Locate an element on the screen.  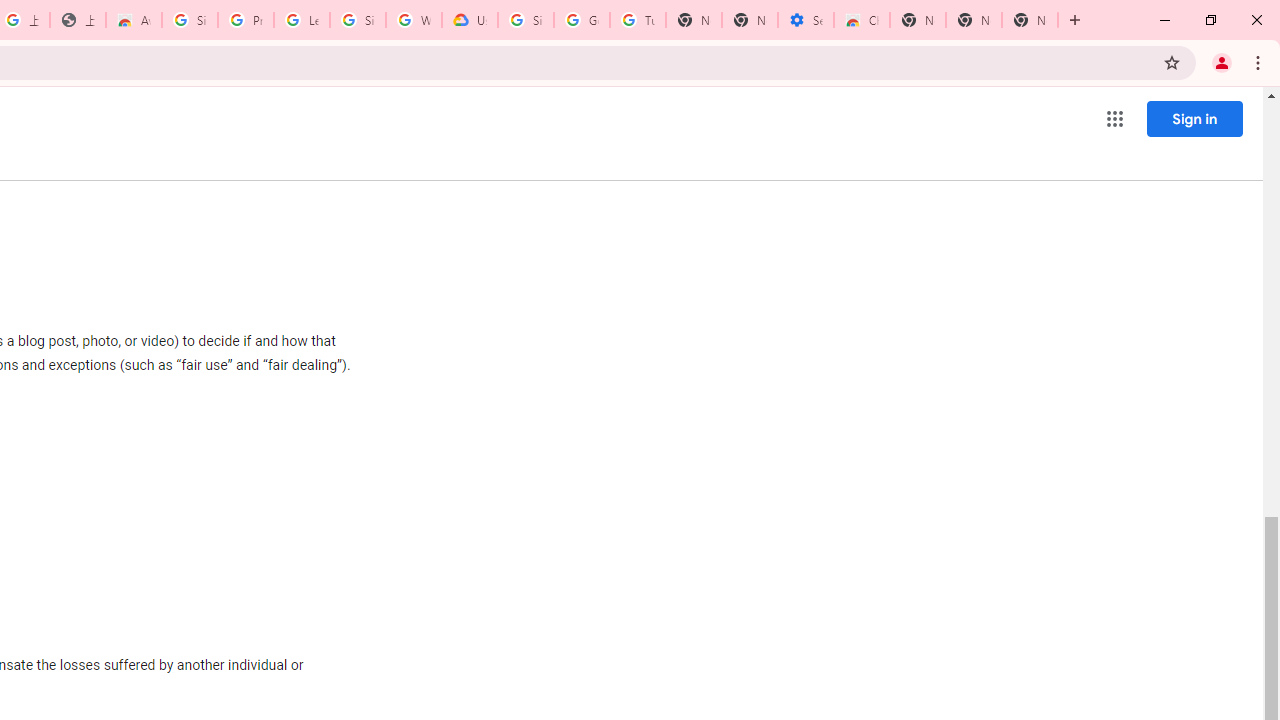
'Google Account Help' is located at coordinates (581, 20).